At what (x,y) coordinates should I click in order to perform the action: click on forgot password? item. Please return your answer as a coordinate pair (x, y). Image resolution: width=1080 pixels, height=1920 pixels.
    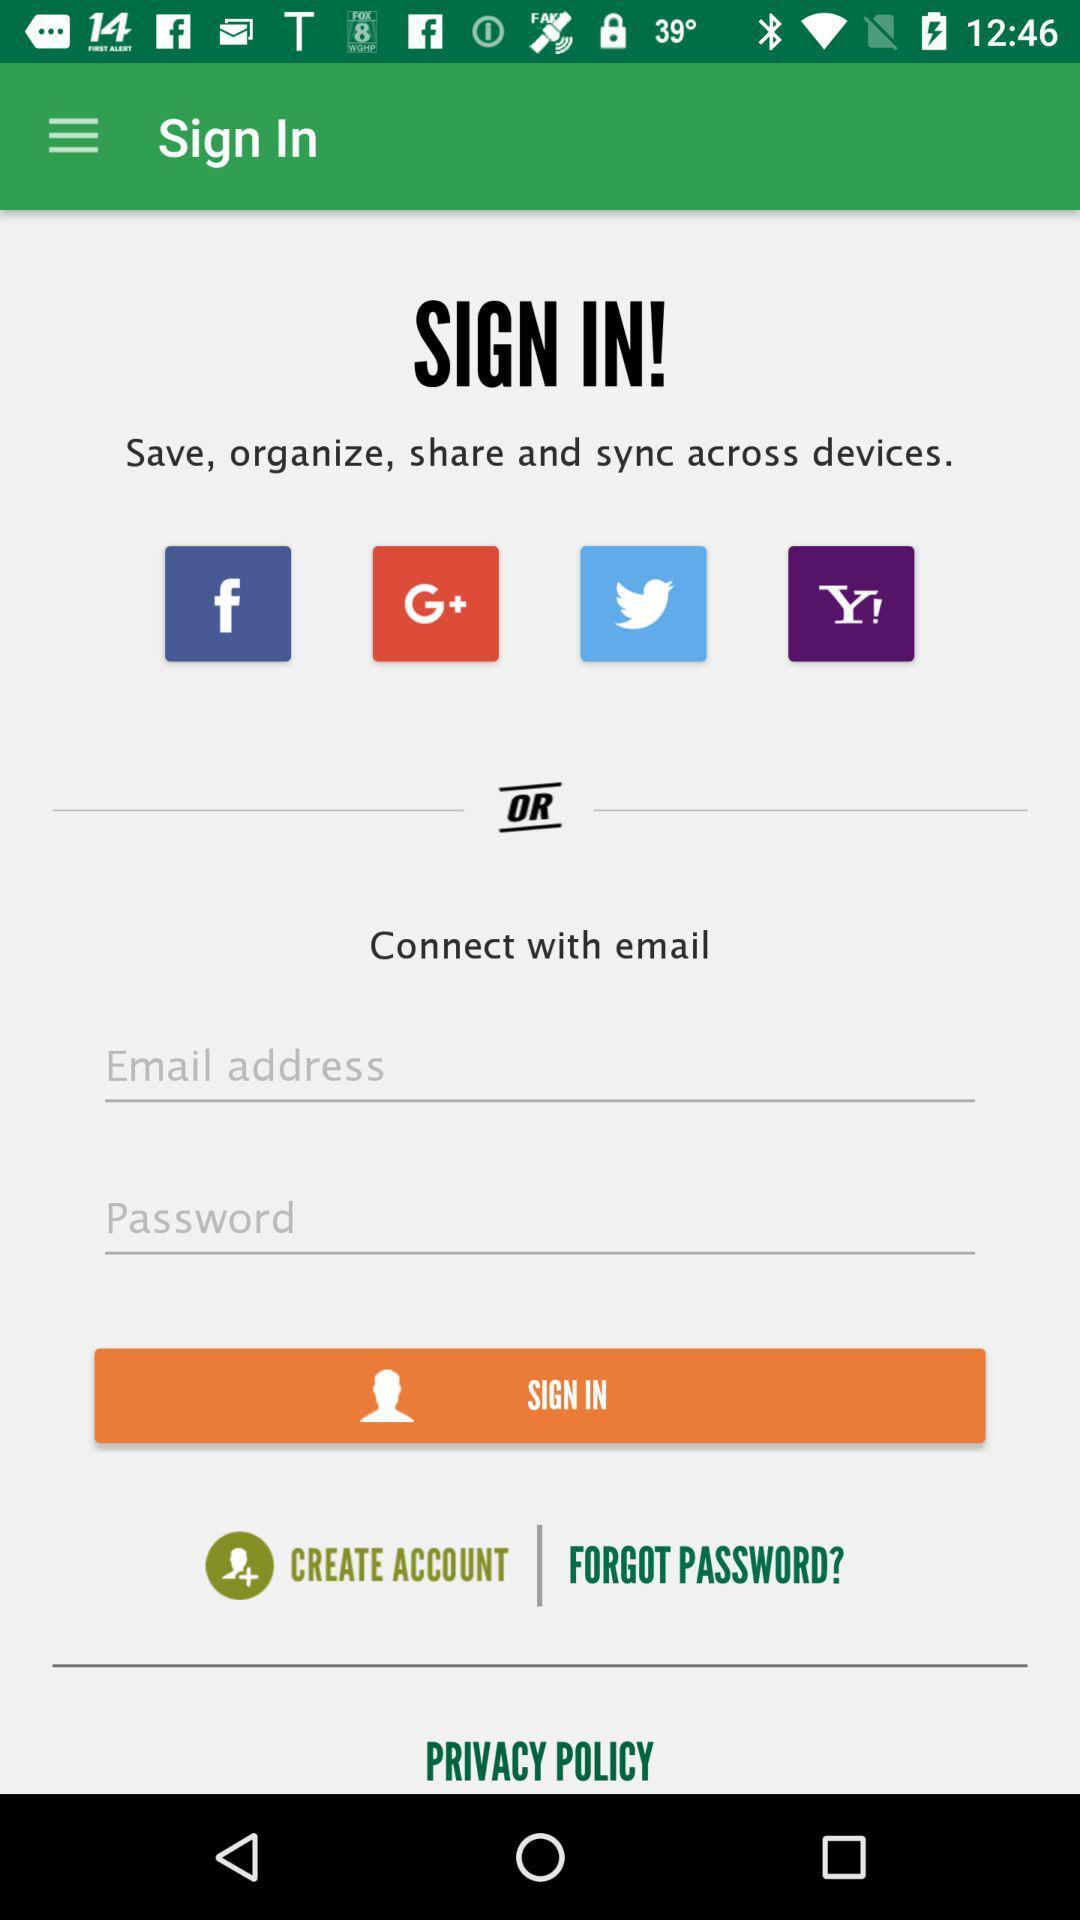
    Looking at the image, I should click on (705, 1564).